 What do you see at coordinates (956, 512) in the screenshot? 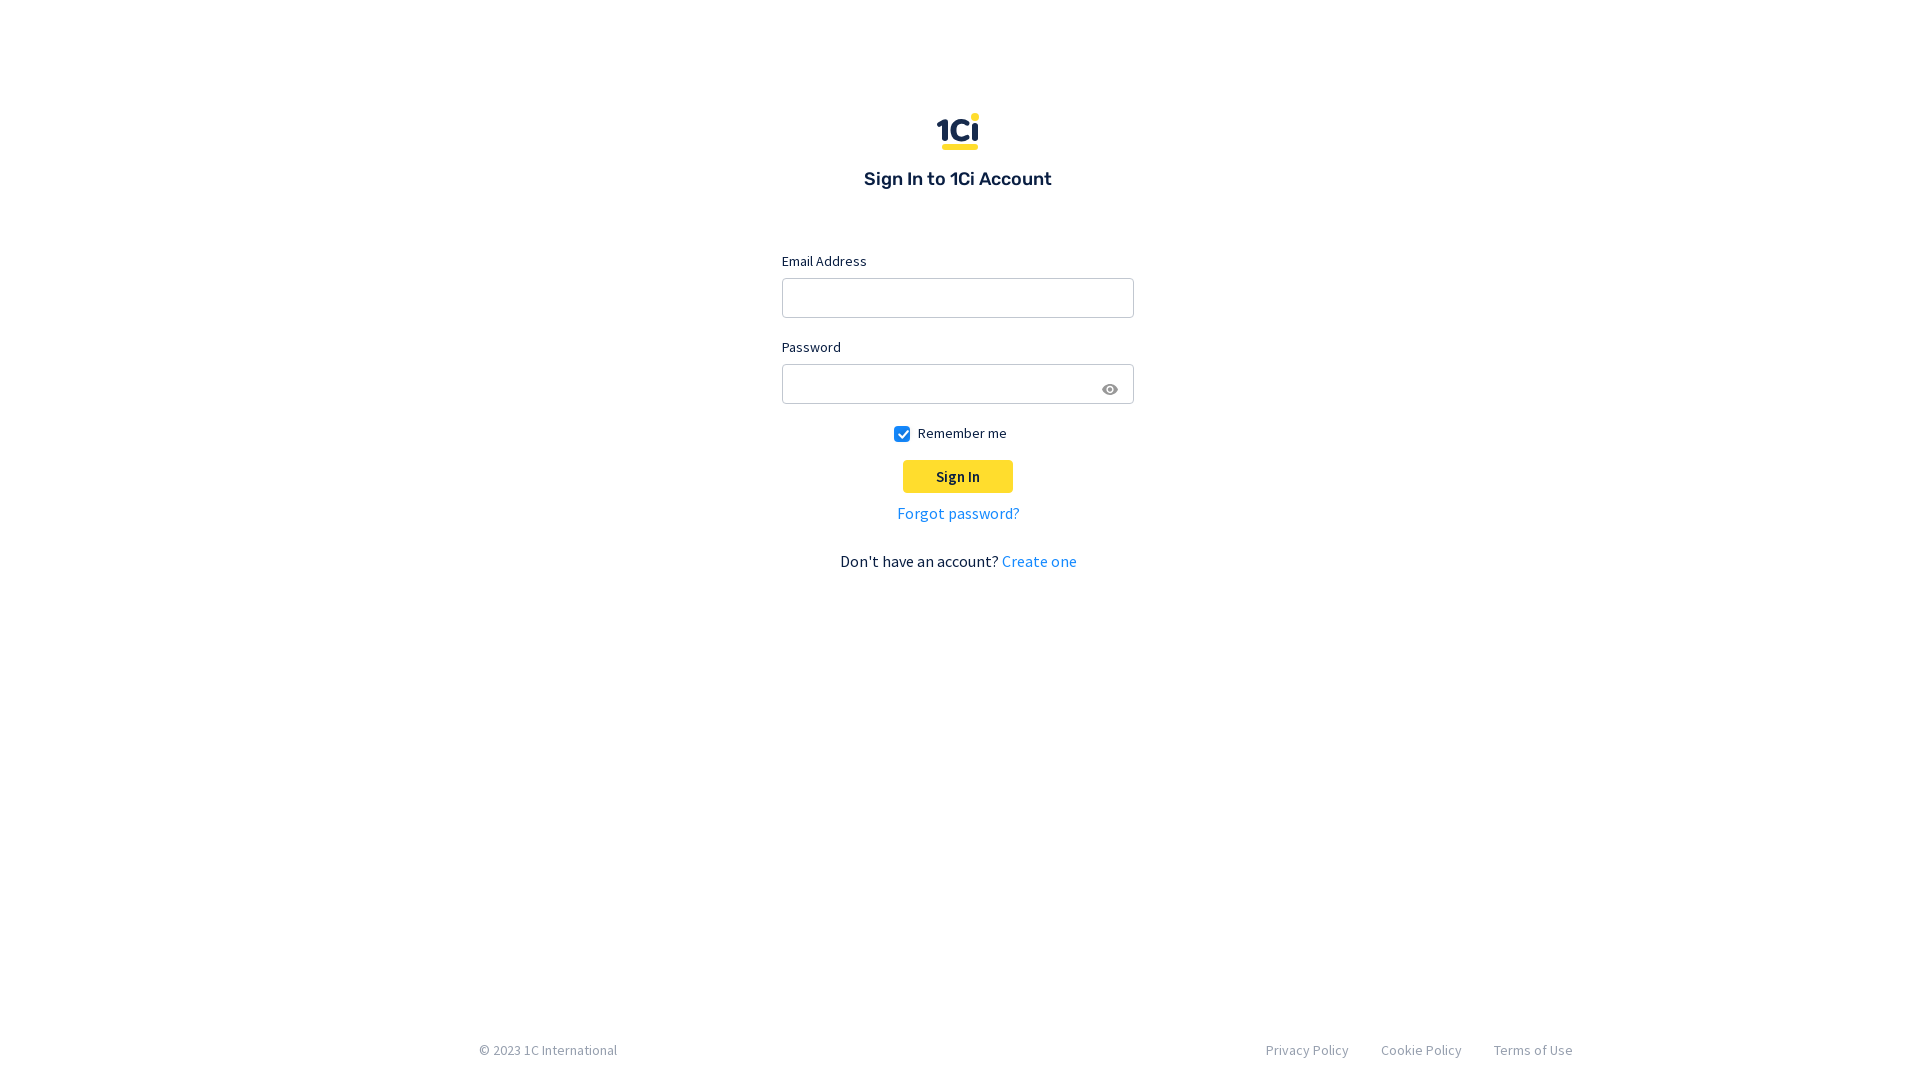
I see `'Forgot password?'` at bounding box center [956, 512].